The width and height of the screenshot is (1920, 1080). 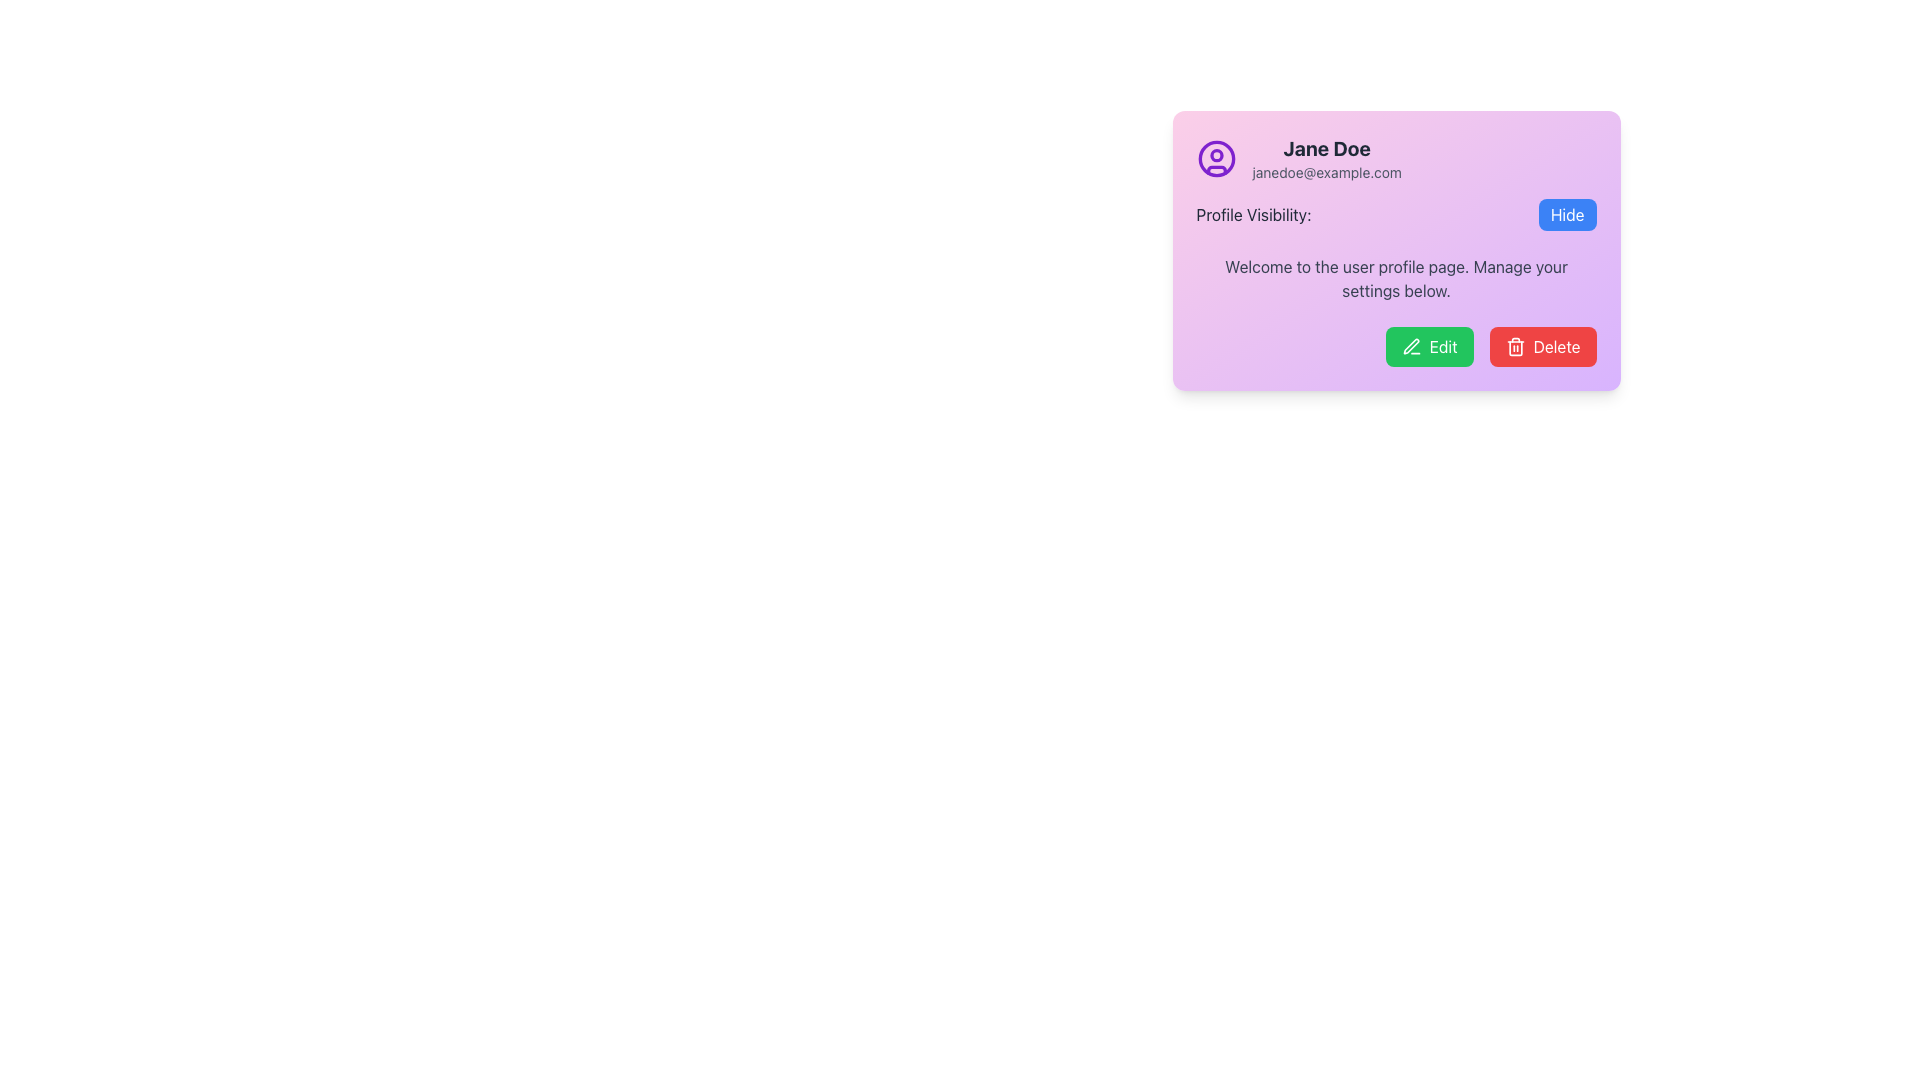 What do you see at coordinates (1395, 249) in the screenshot?
I see `introductory message displayed in the profile visibility settings group located below 'Jane Doe' and 'janedoe@example.com', and above the 'Edit' and 'Delete' buttons` at bounding box center [1395, 249].